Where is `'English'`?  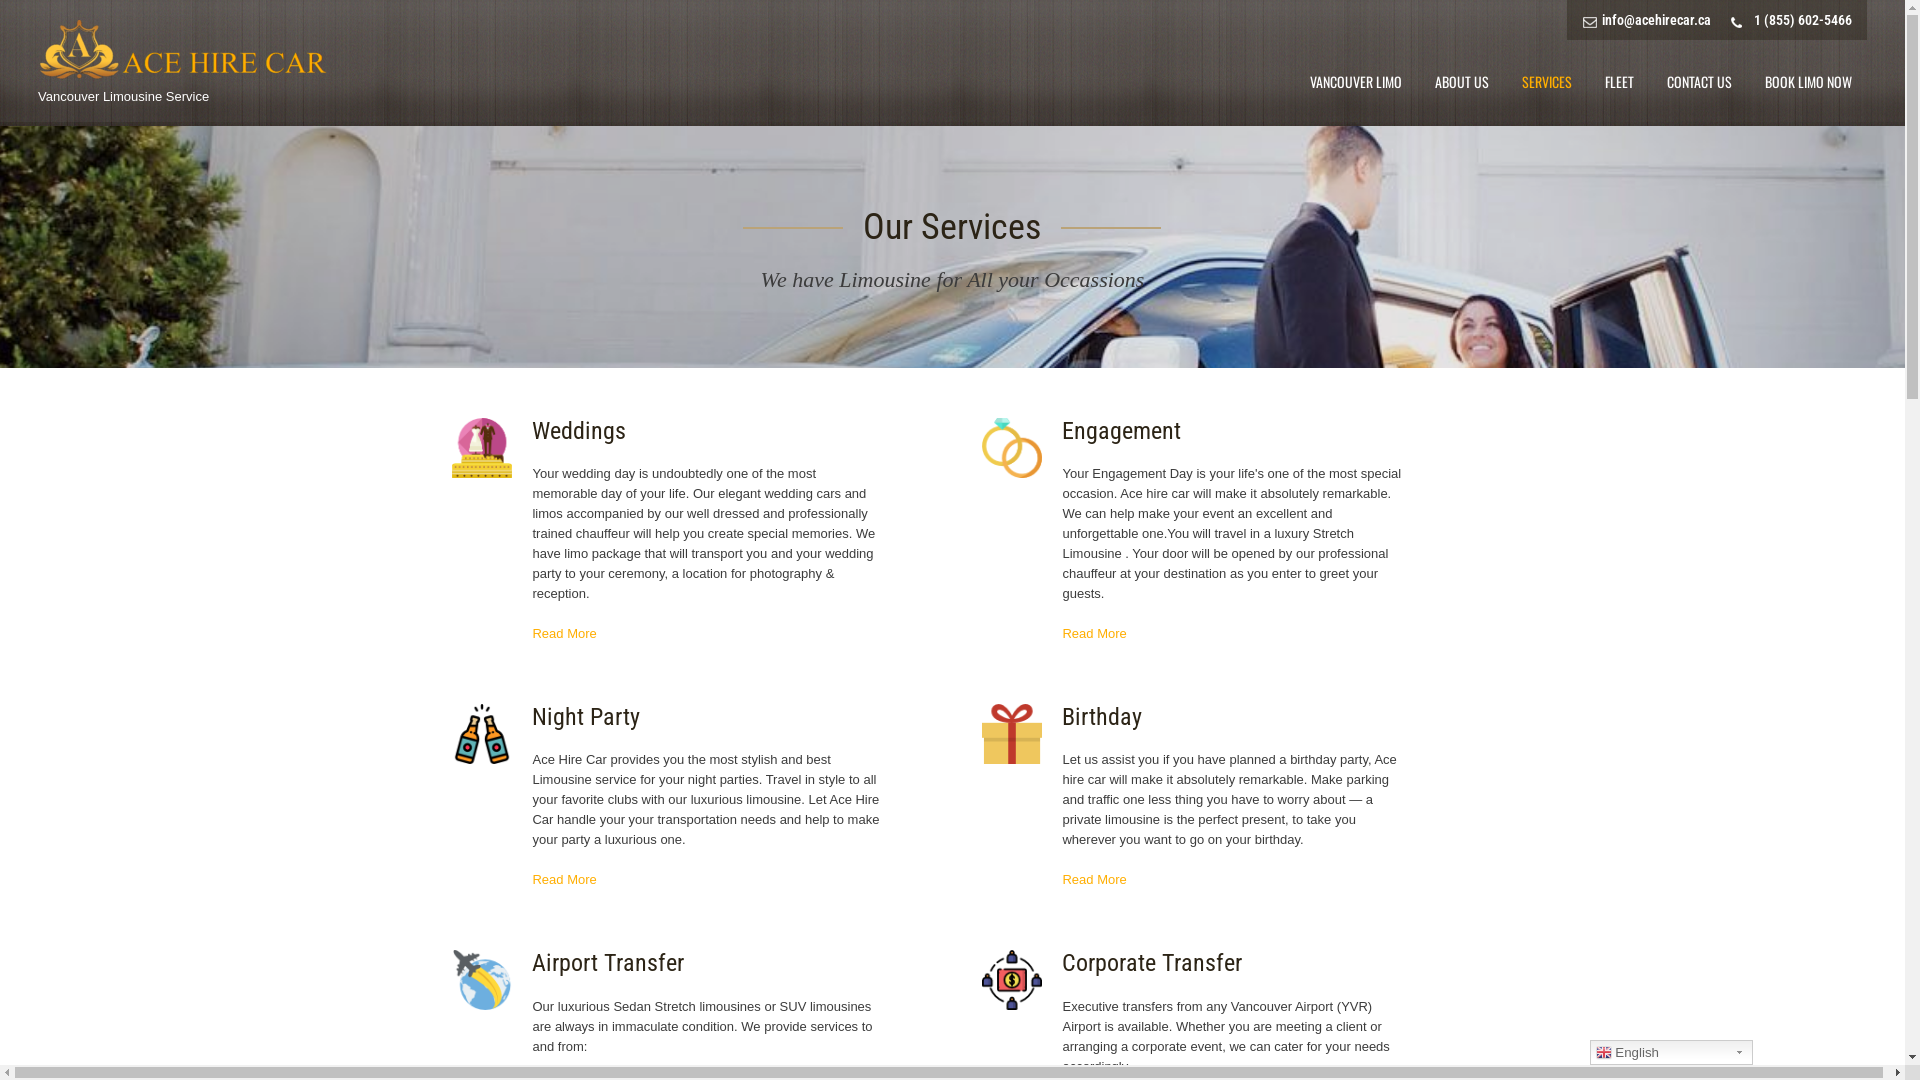
'English' is located at coordinates (1671, 1051).